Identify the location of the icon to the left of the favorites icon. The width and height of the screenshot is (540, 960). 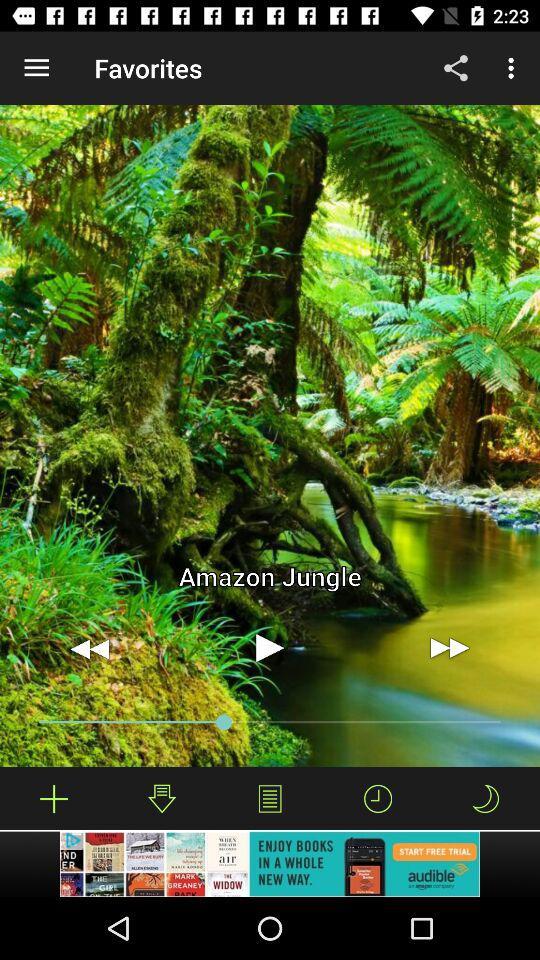
(36, 68).